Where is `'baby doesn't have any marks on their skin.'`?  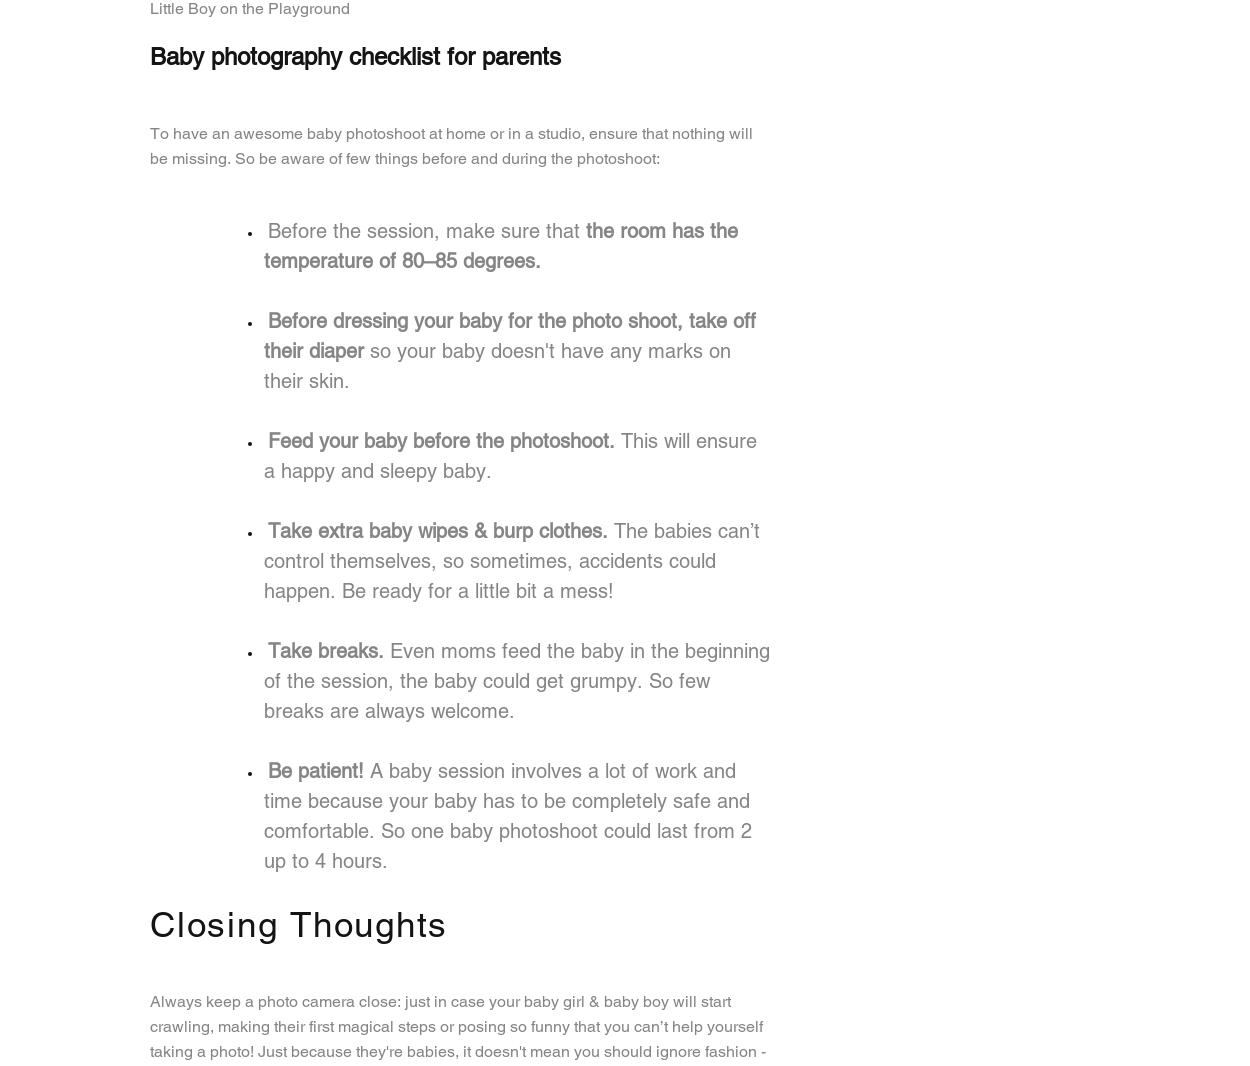 'baby doesn't have any marks on their skin.' is located at coordinates (496, 364).